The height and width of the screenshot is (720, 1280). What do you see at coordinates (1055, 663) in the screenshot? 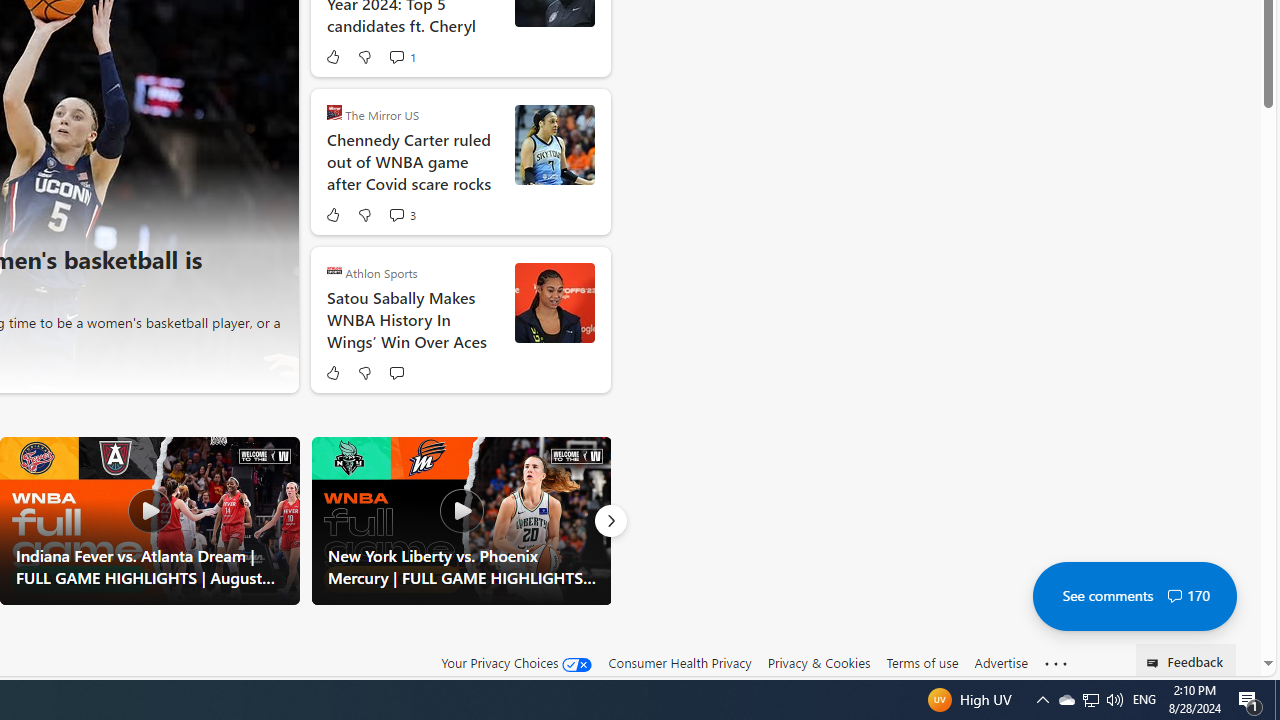
I see `'Class: oneFooter_seeMore-DS-EntryPoint1-1'` at bounding box center [1055, 663].